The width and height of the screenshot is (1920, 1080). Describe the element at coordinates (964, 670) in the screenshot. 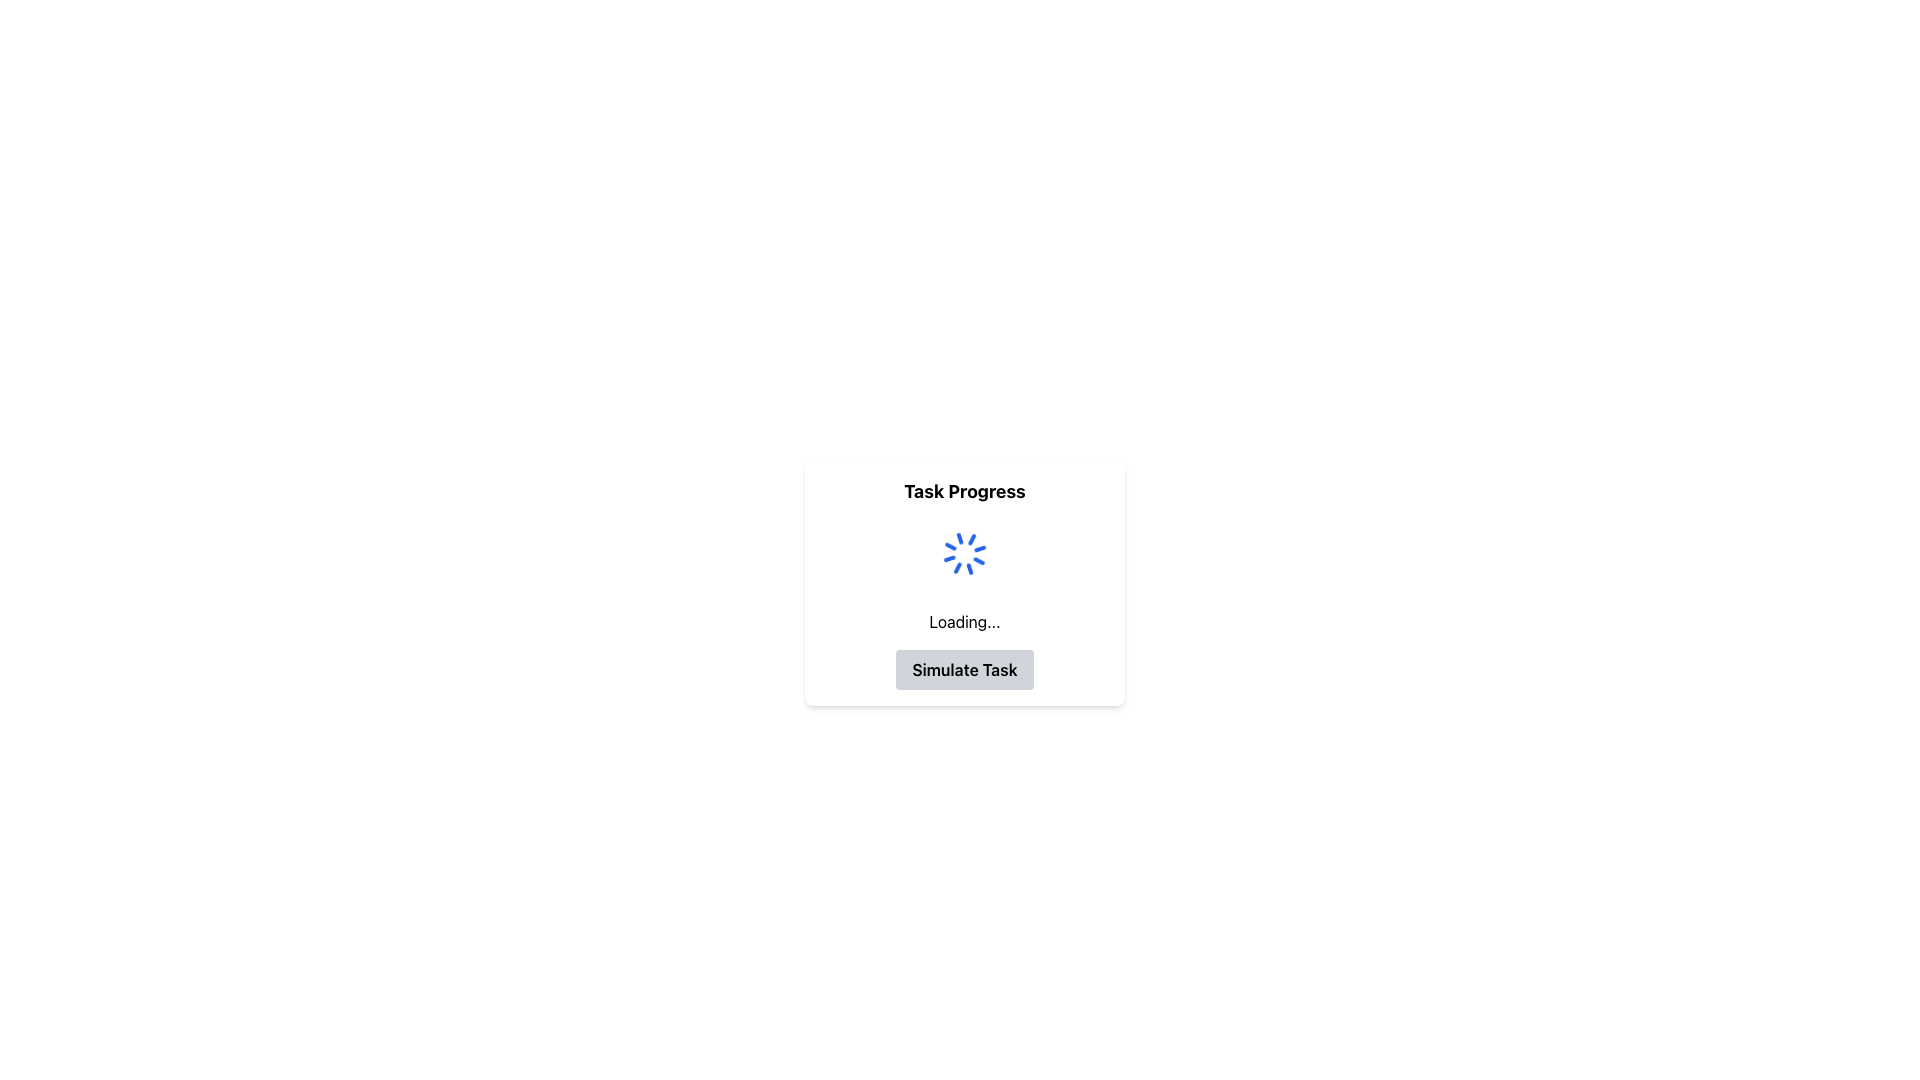

I see `the 'Simulate Task' button with rounded corners and a gray background for keyboard navigation` at that location.